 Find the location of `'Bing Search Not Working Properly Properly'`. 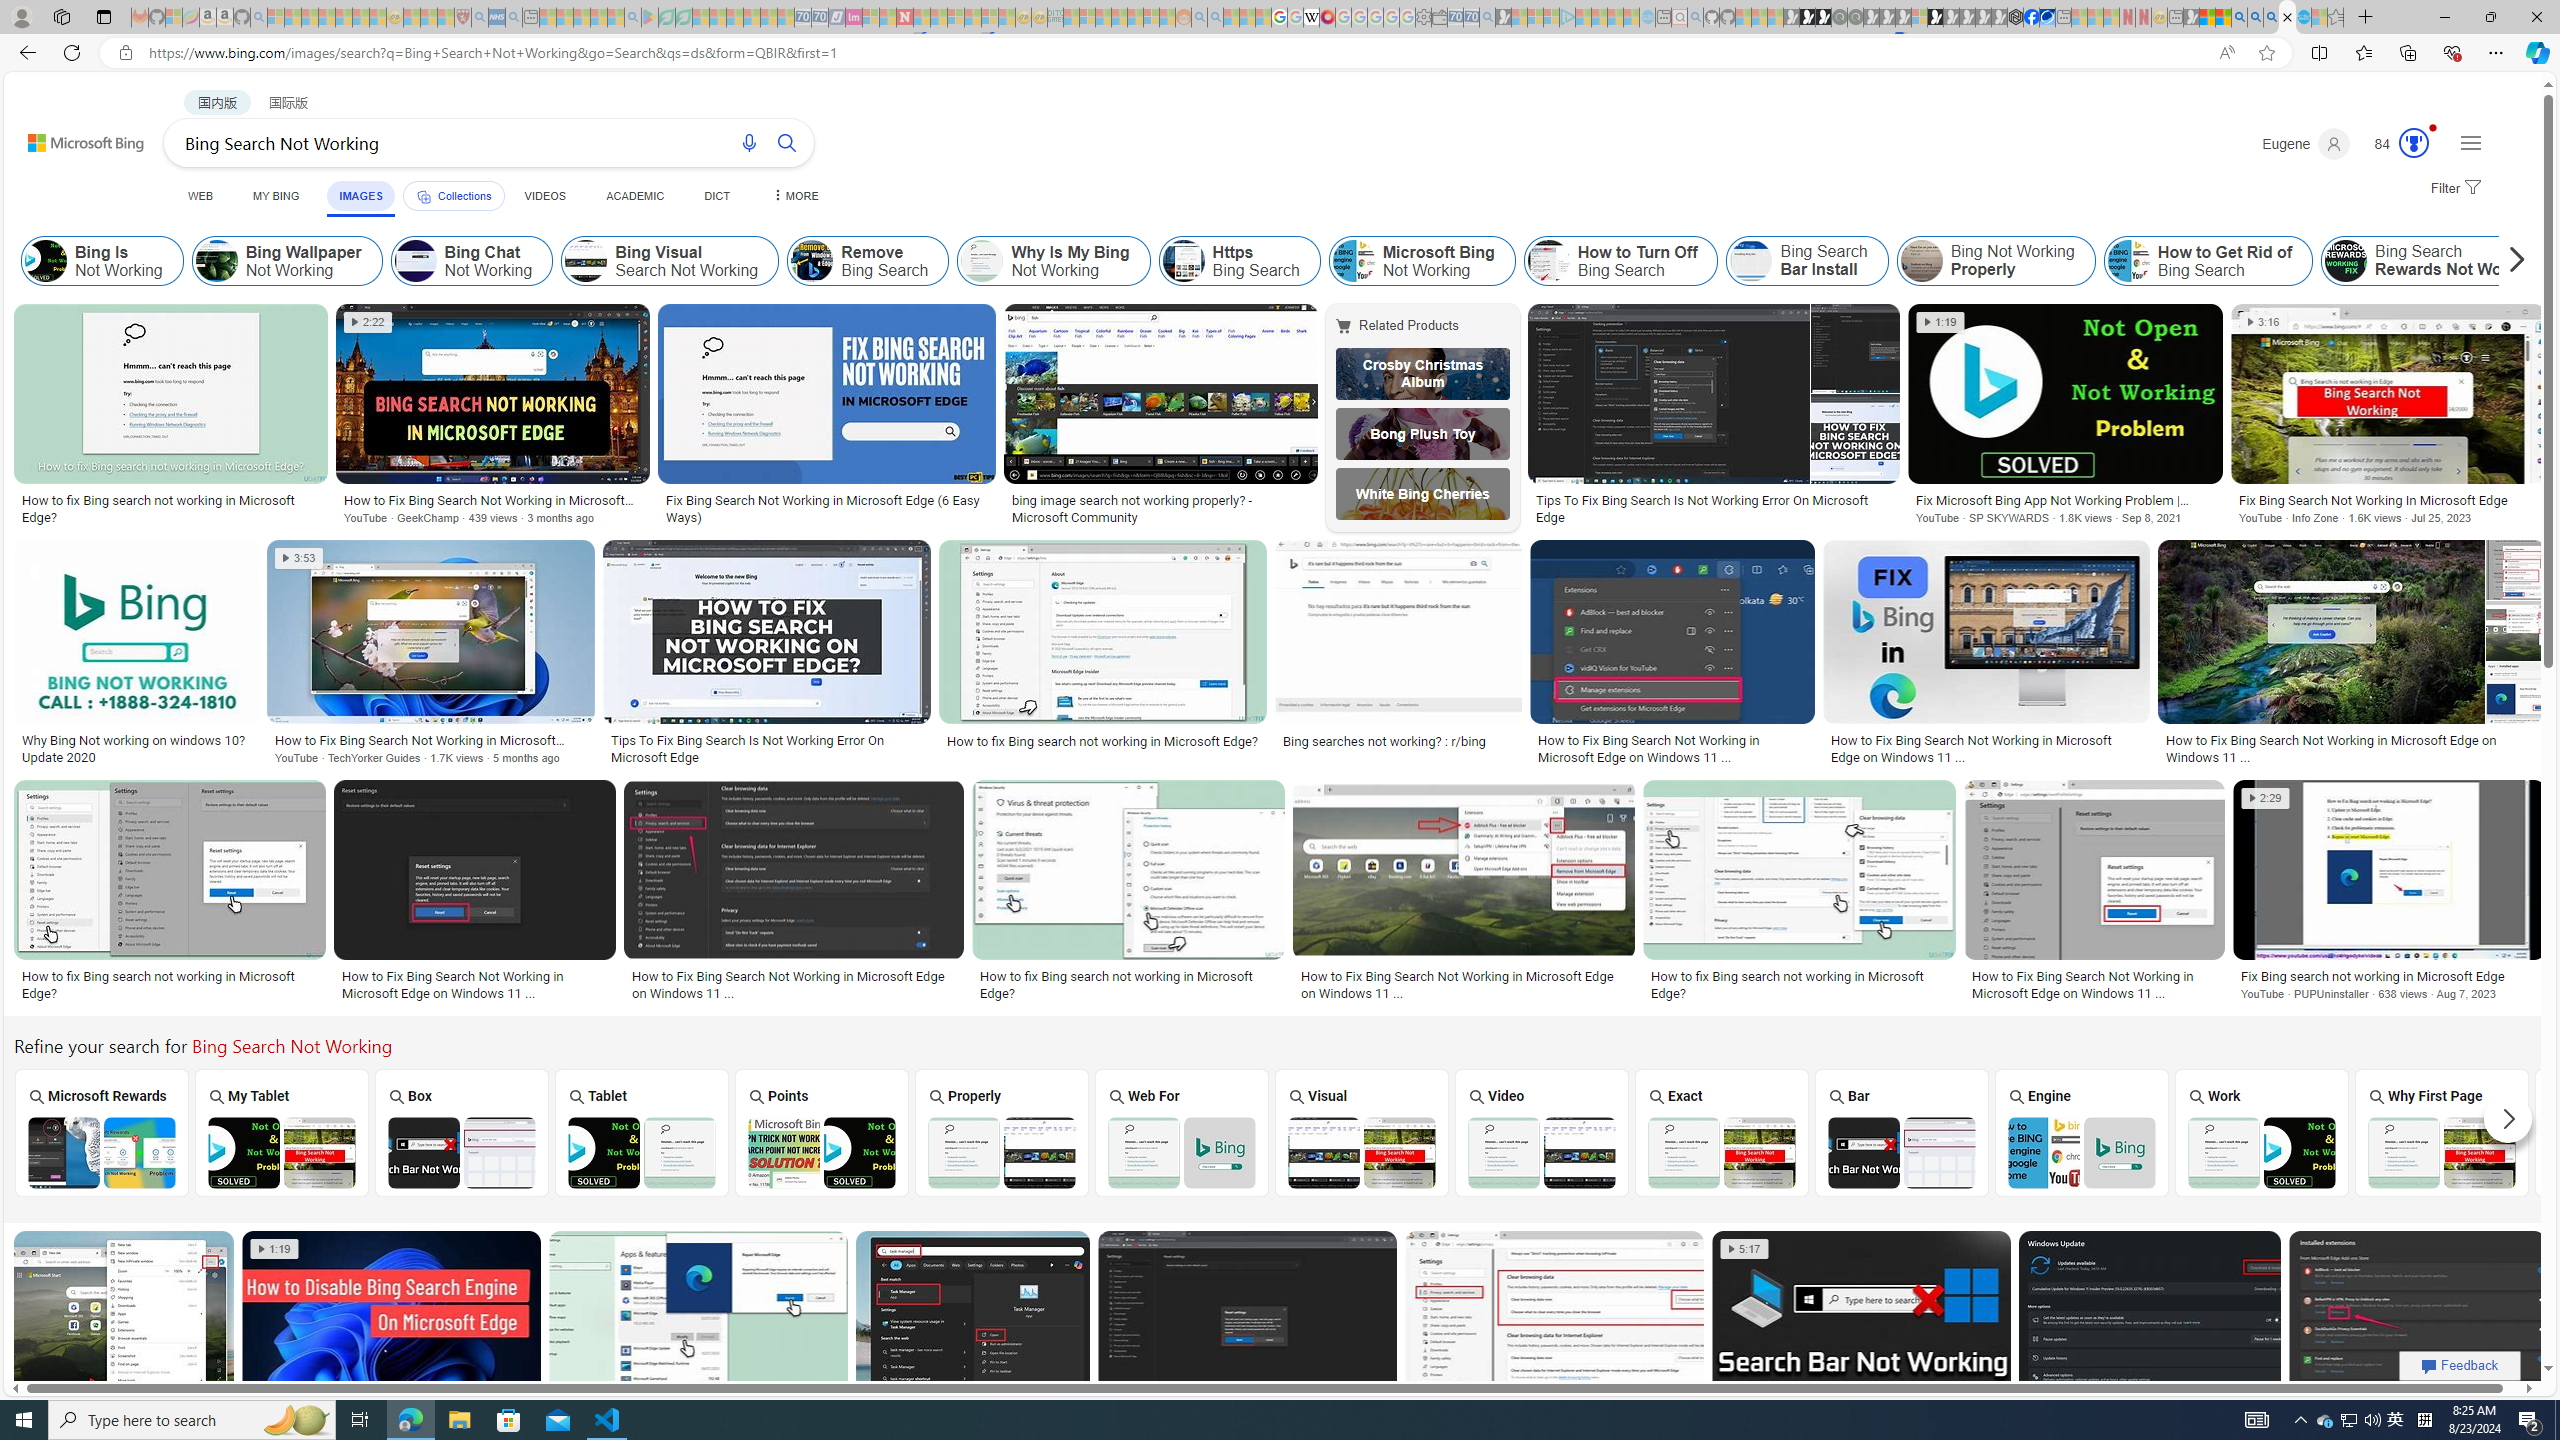

'Bing Search Not Working Properly Properly' is located at coordinates (1002, 1131).